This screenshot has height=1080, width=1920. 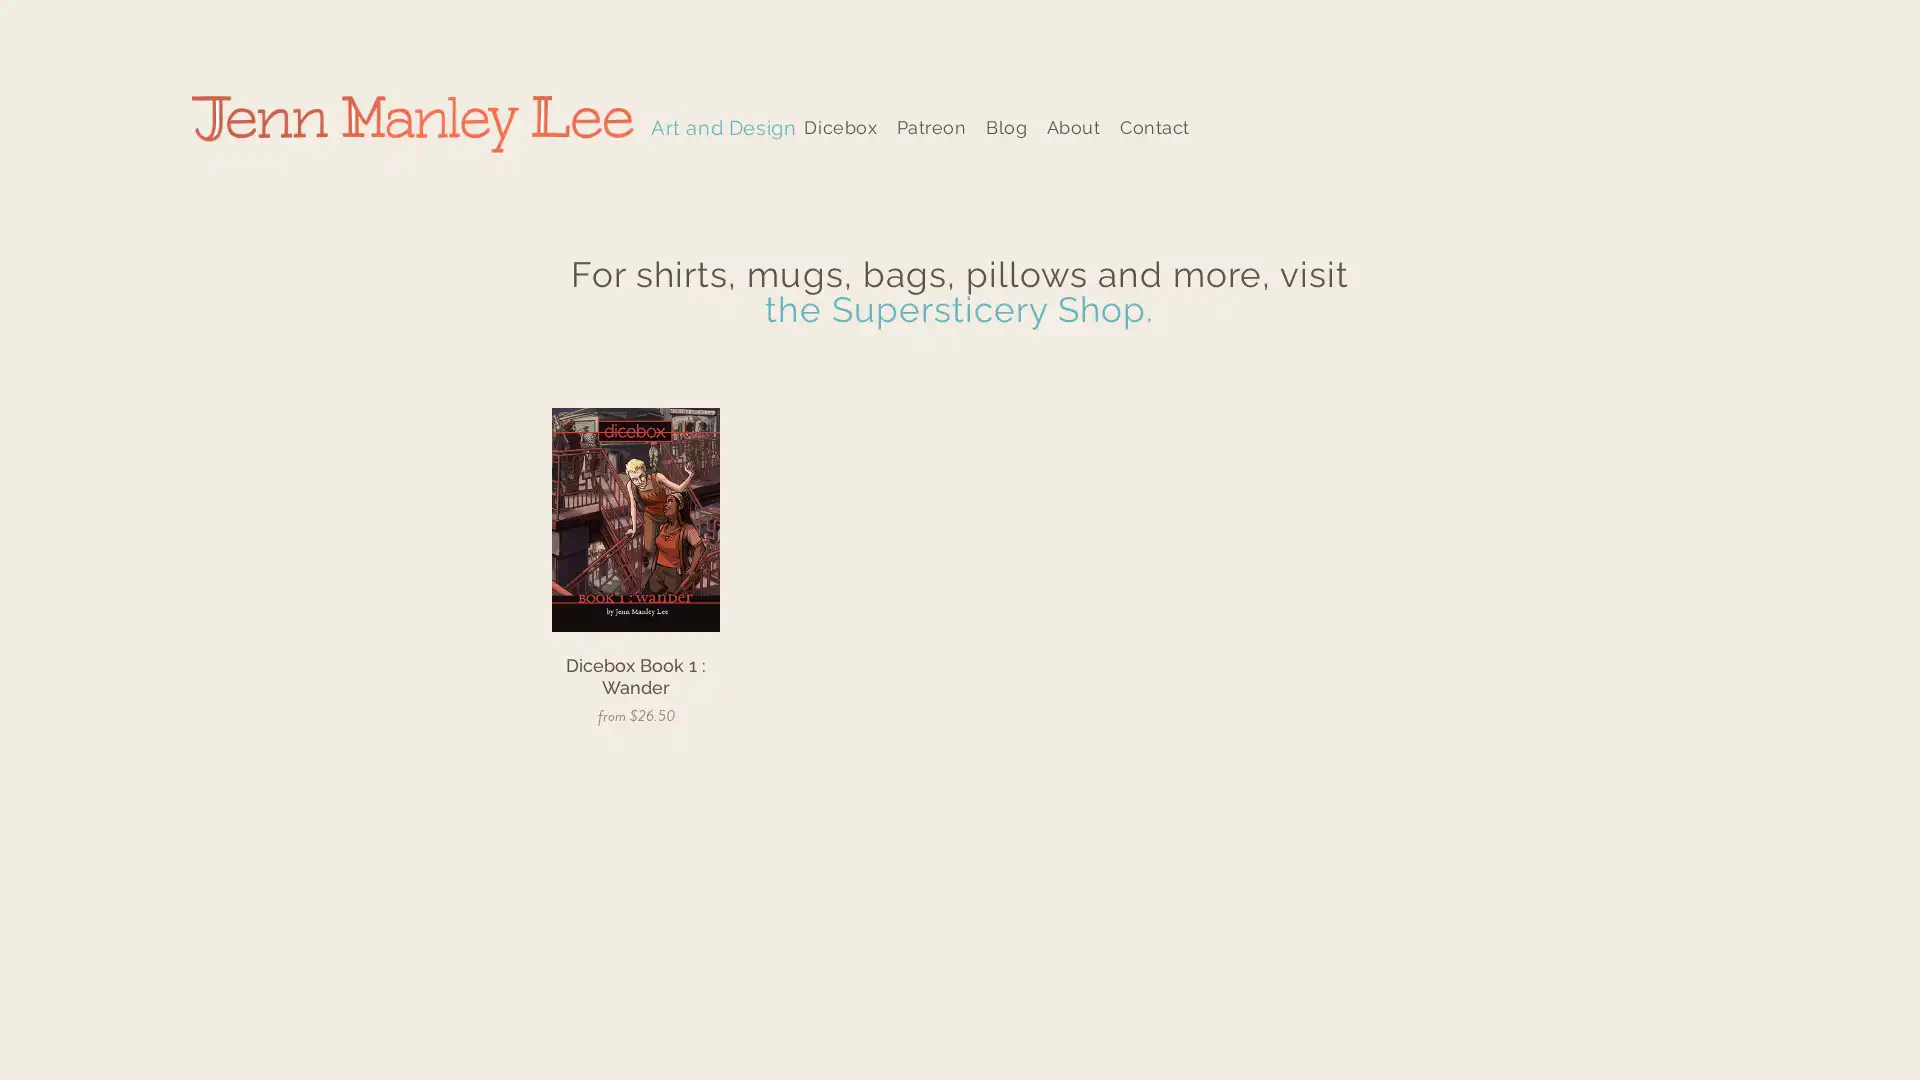 I want to click on QUICK VIEW, so click(x=634, y=684).